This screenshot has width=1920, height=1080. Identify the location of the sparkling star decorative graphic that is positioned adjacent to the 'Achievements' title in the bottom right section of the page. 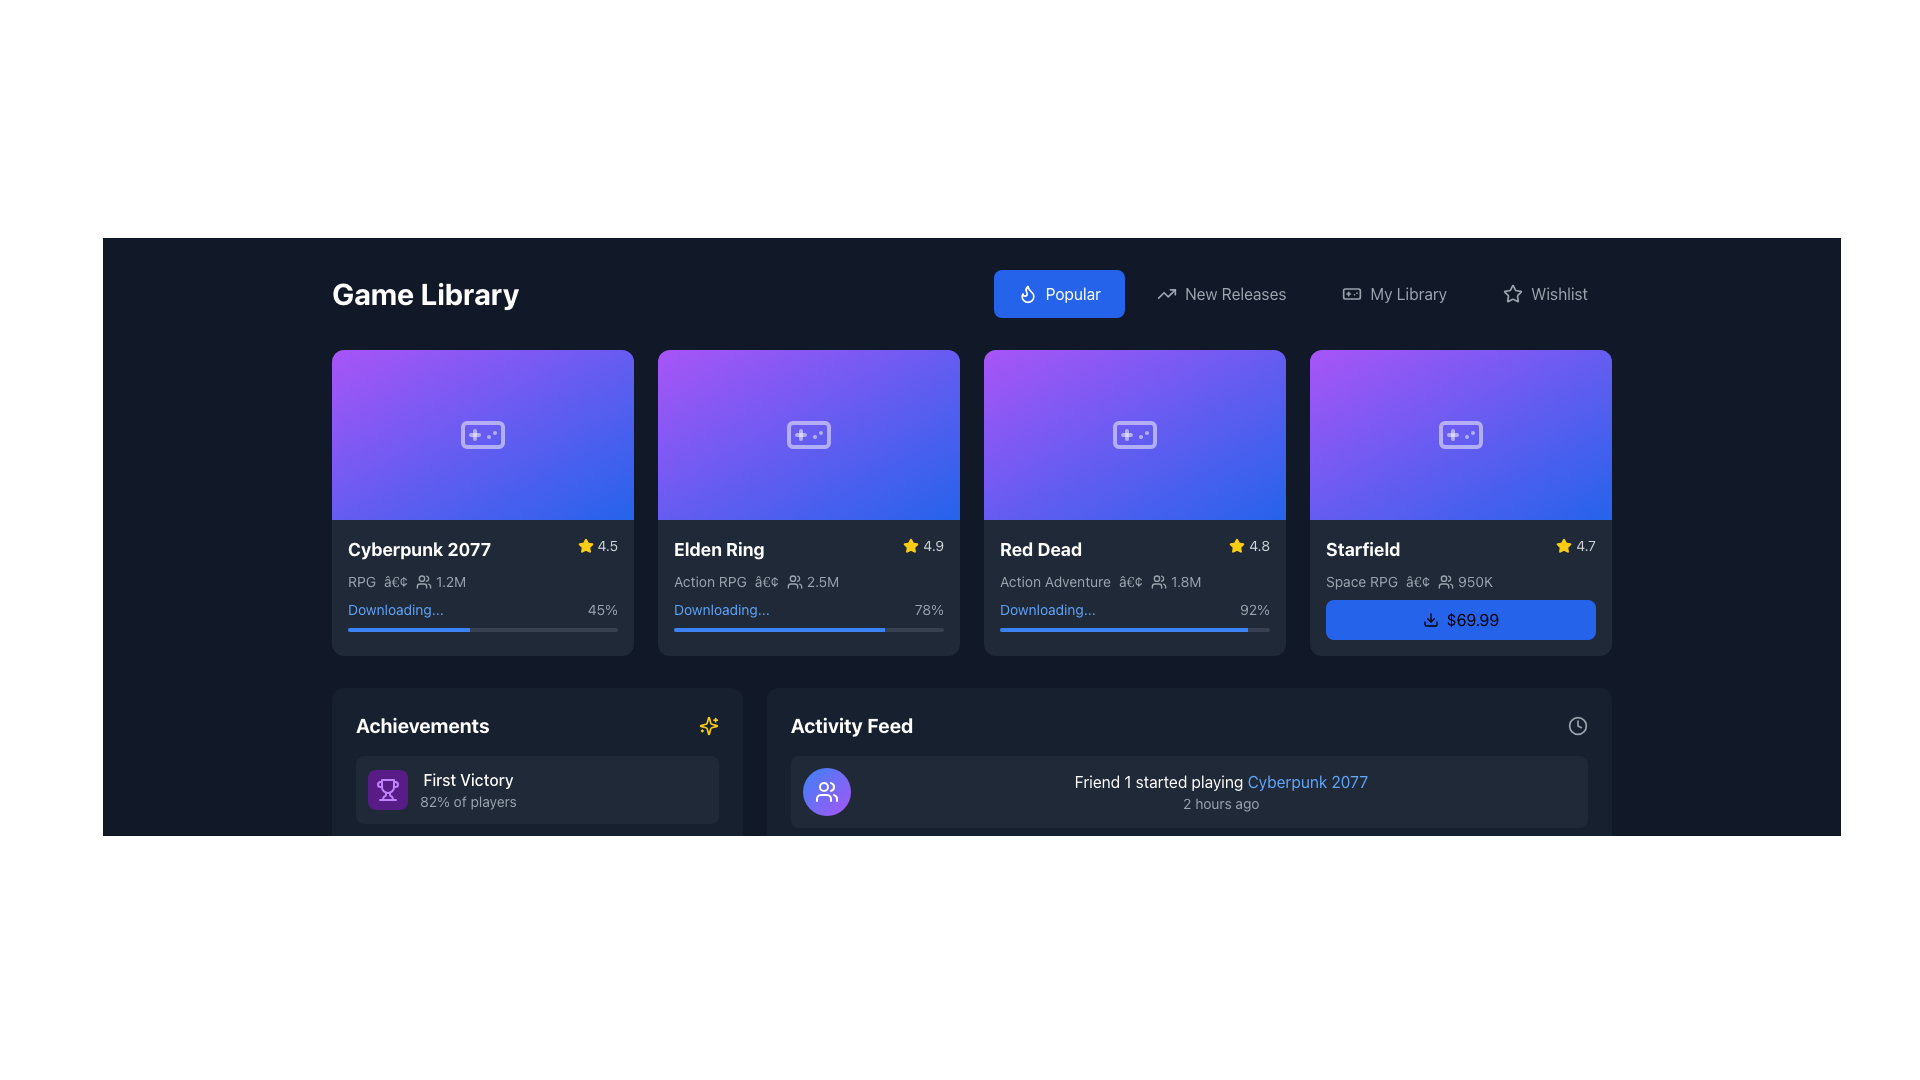
(708, 725).